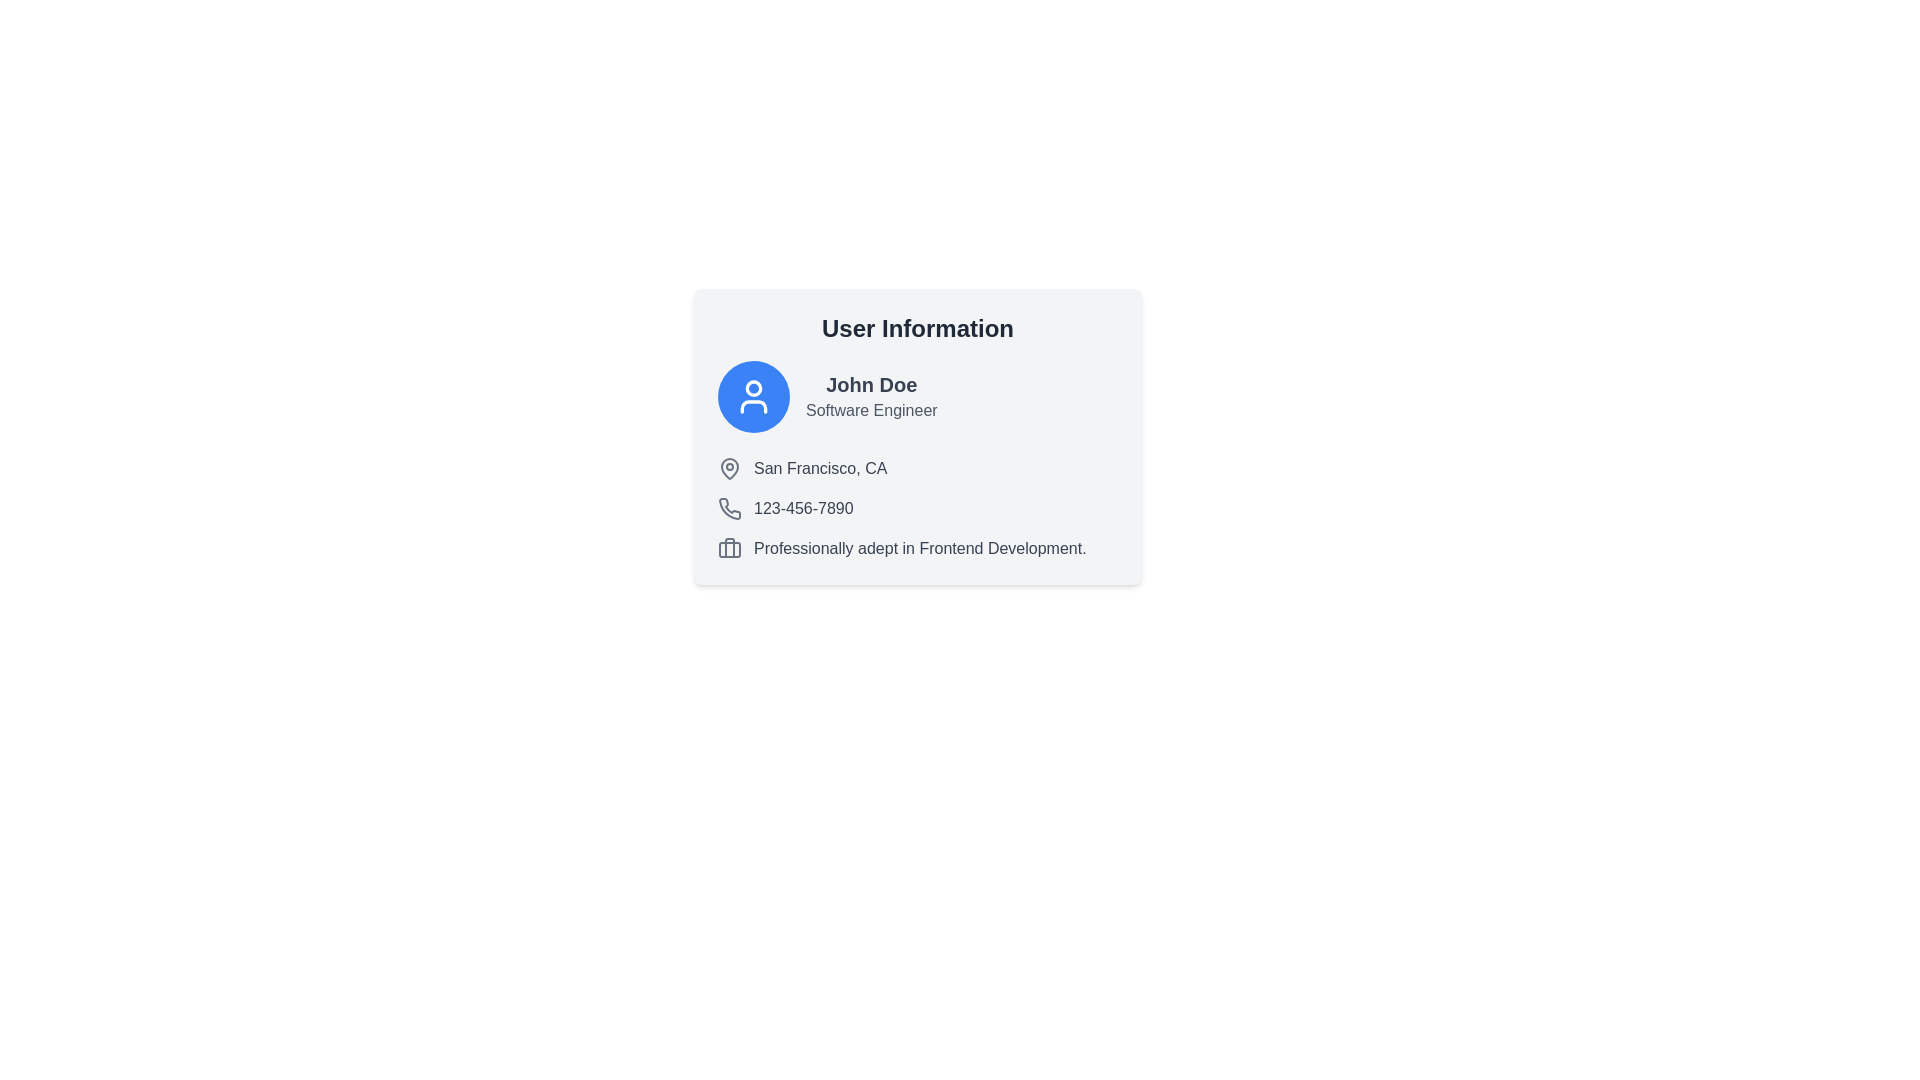 The width and height of the screenshot is (1920, 1080). What do you see at coordinates (820, 469) in the screenshot?
I see `text displayed in the label showing 'San Francisco, CA', which is positioned slightly to the right of the map pin icon` at bounding box center [820, 469].